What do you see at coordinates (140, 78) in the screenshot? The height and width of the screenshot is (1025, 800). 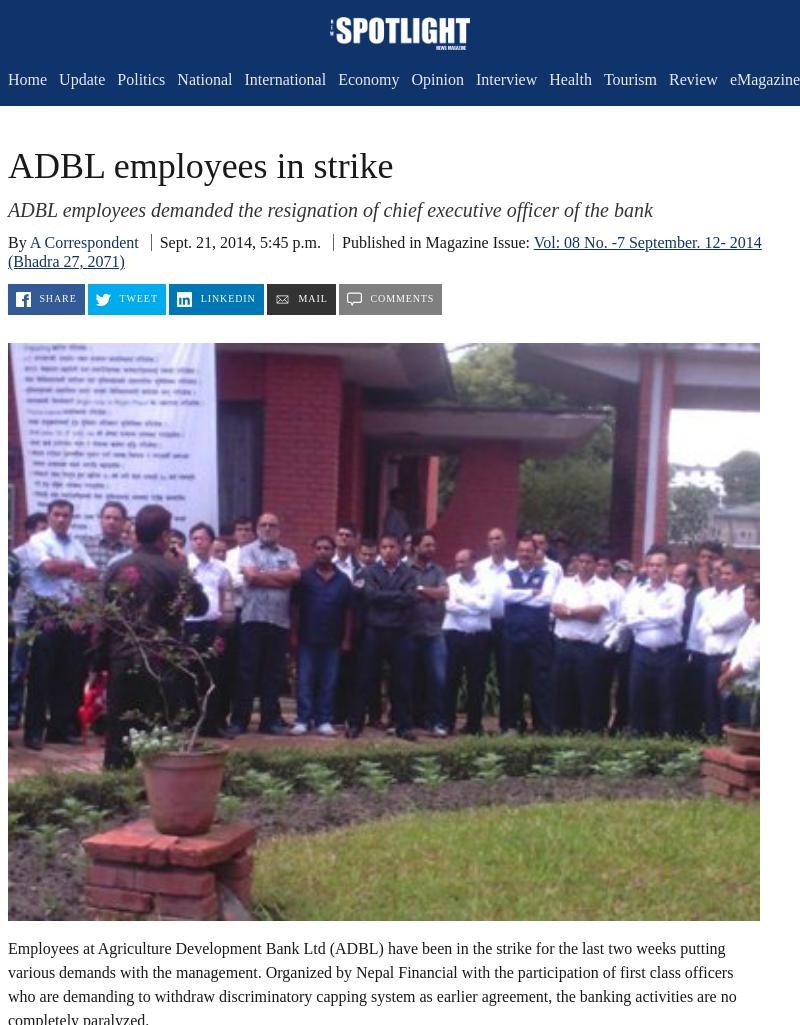 I see `'Politics'` at bounding box center [140, 78].